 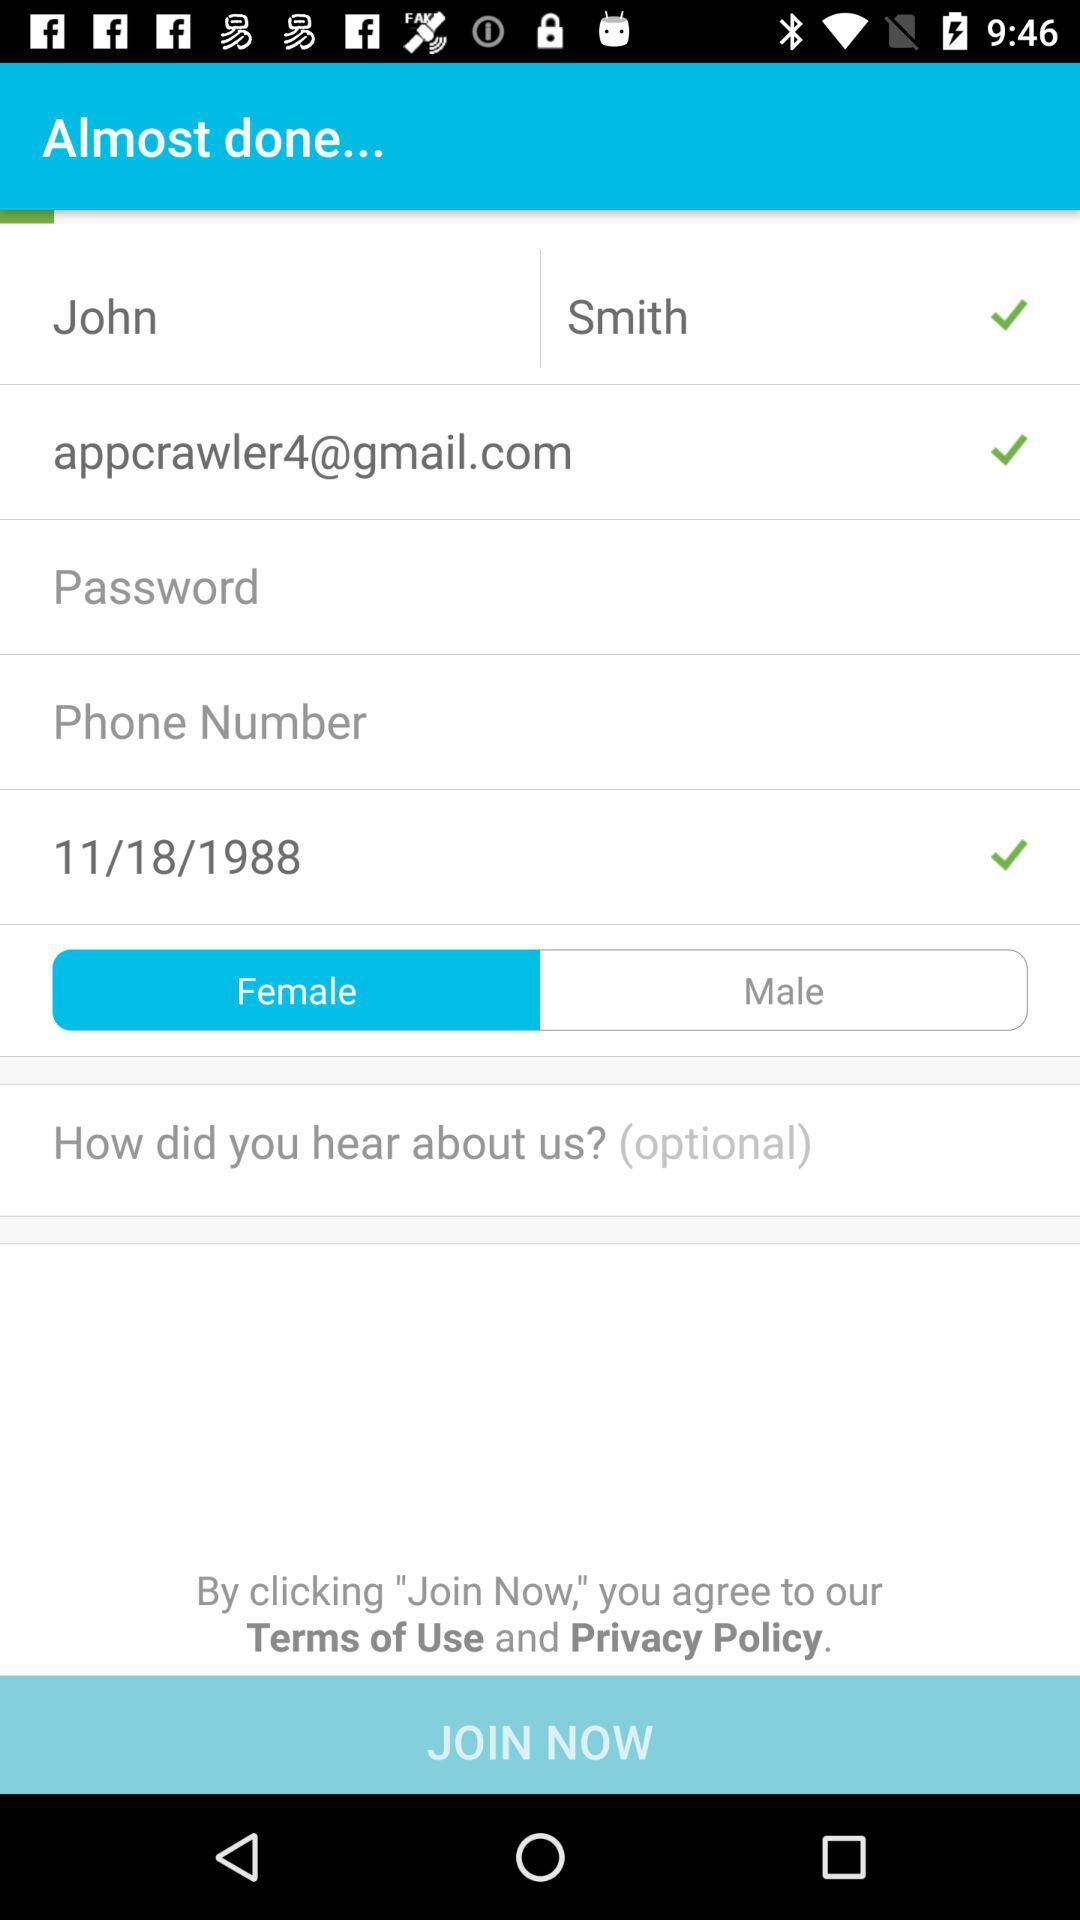 What do you see at coordinates (796, 314) in the screenshot?
I see `item at the top right corner` at bounding box center [796, 314].